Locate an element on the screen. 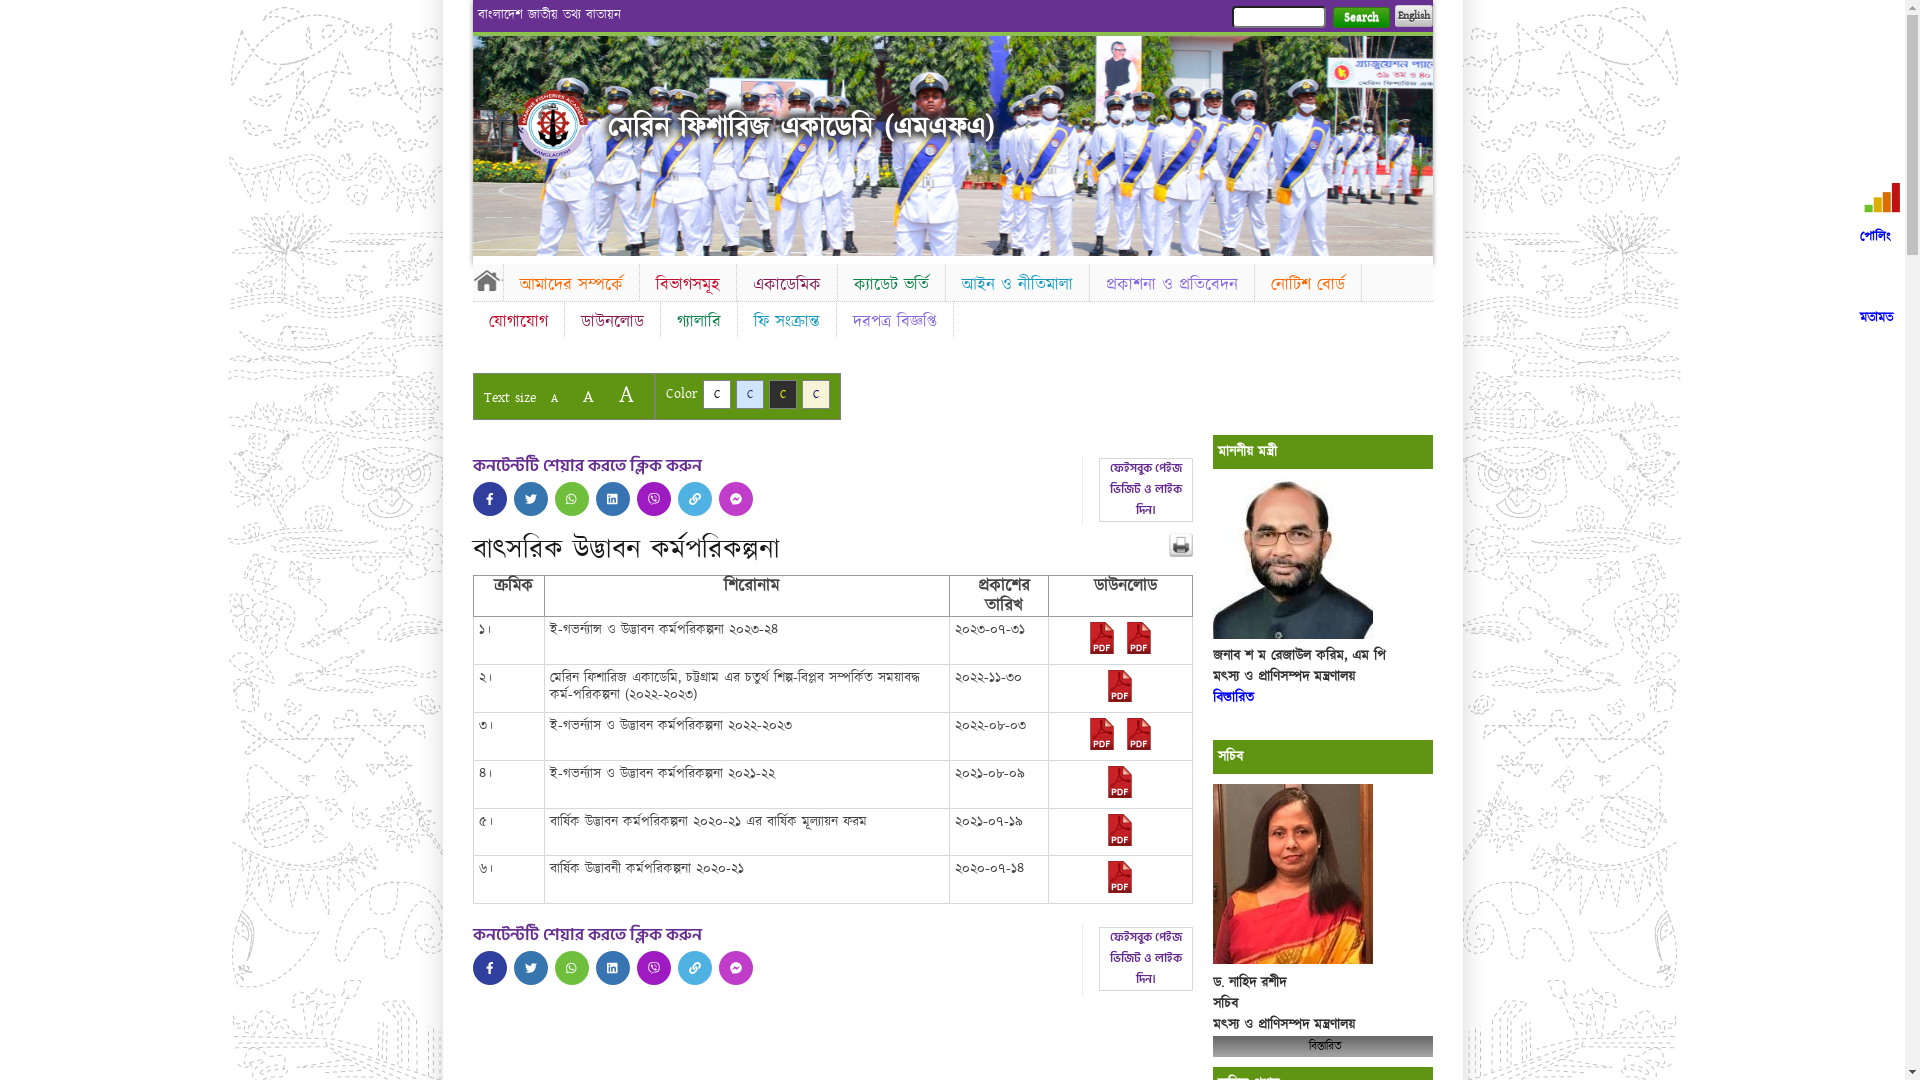 This screenshot has height=1080, width=1920. '2023-07-31-09-17-785443f333b9fa75a77498dc5881d5d4.pdf' is located at coordinates (1084, 650).